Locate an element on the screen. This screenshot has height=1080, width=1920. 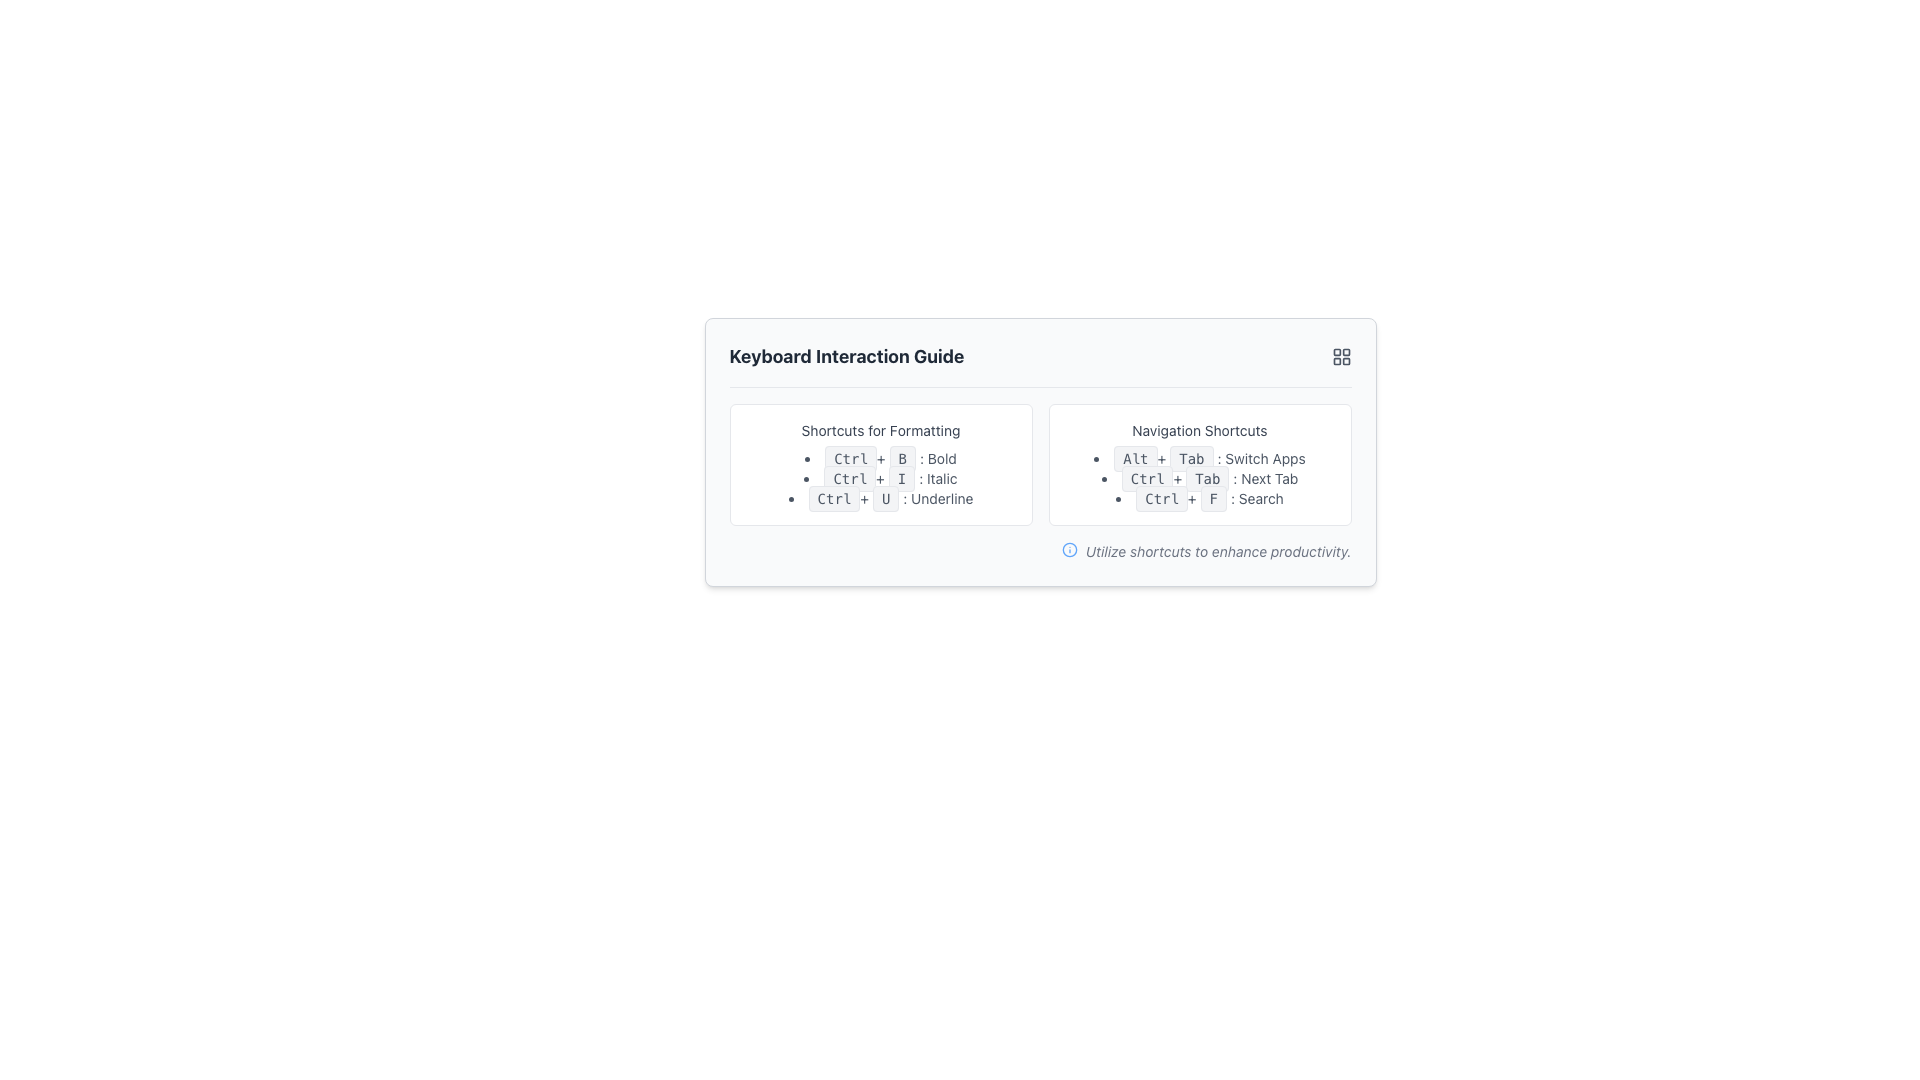
the 'Ctrl' keyboard key representation which is a small rectangular box with a light gray background, positioned at the start of the keyboard shortcut 'Ctrl + F: Search' is located at coordinates (1161, 497).